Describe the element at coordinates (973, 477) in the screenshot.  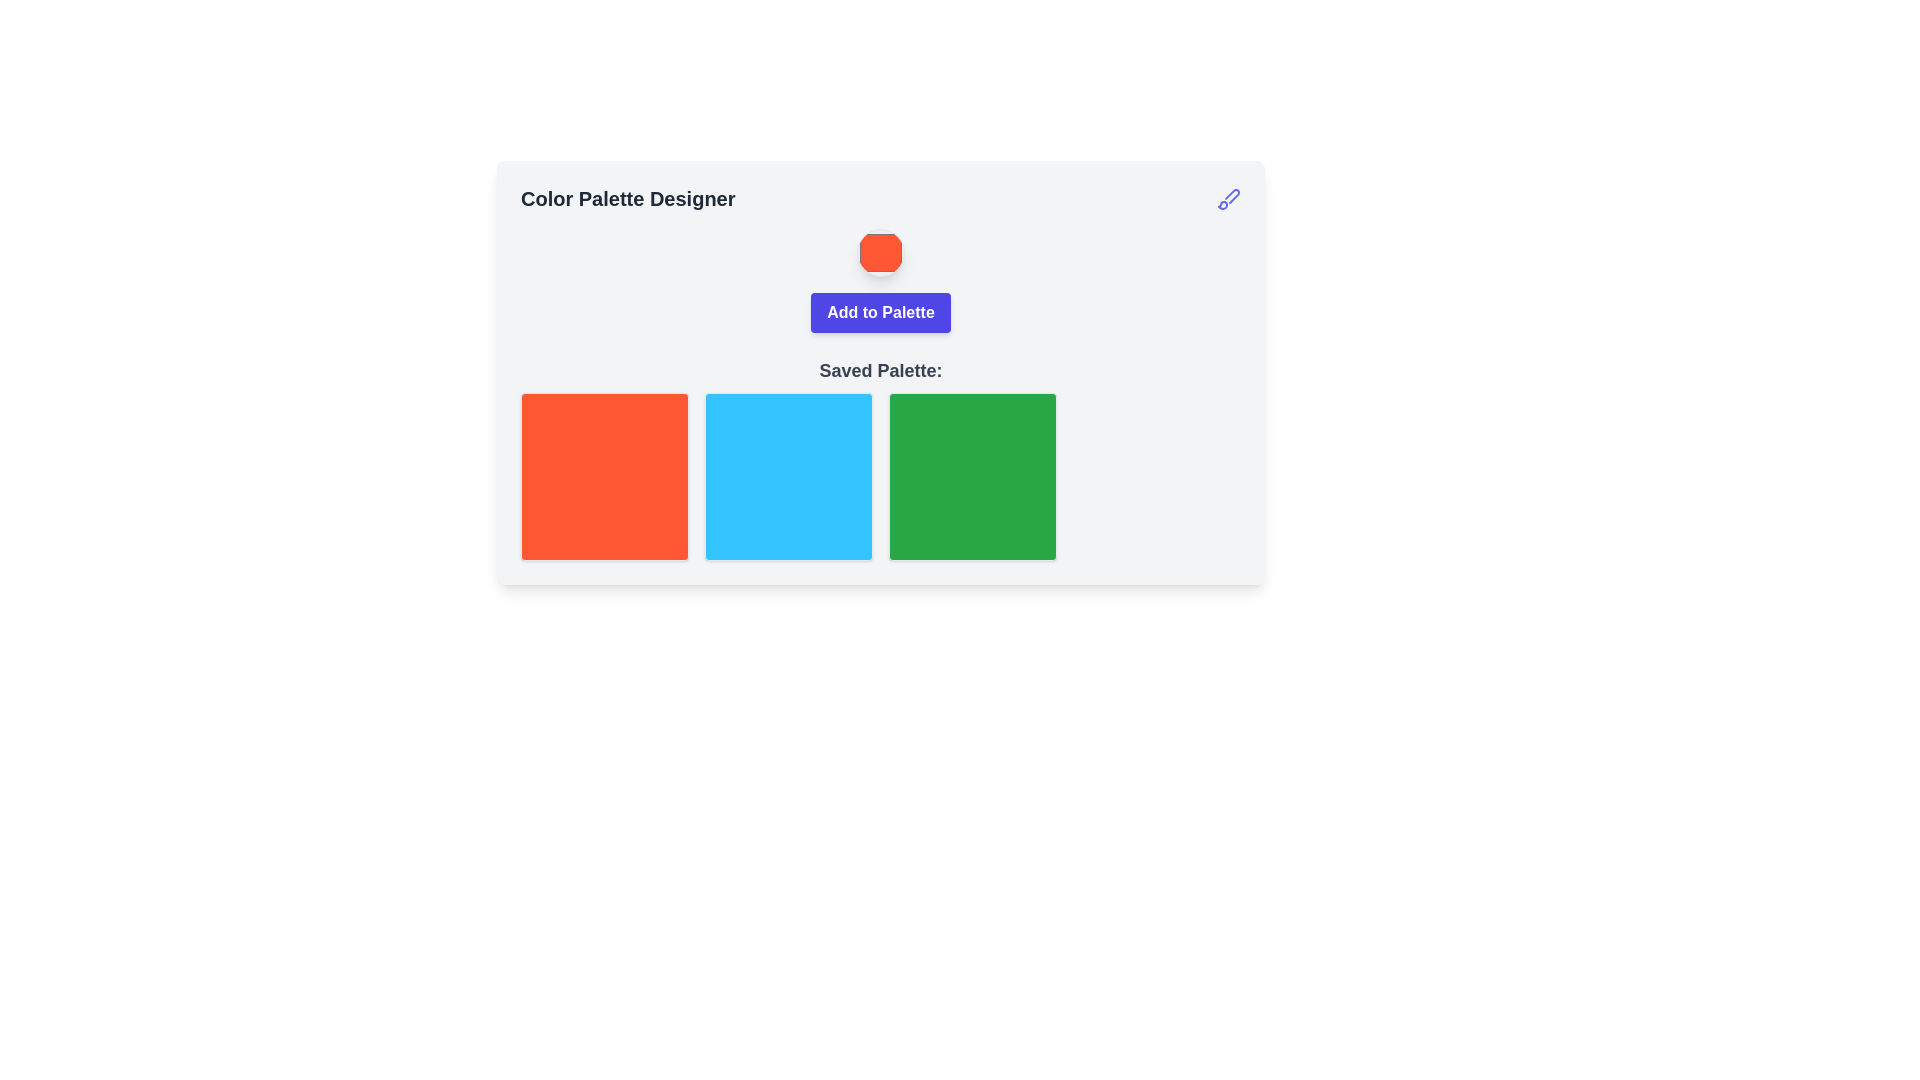
I see `the green square visual placeholder in the 'Saved Palette:' section, which is the third element from the left` at that location.